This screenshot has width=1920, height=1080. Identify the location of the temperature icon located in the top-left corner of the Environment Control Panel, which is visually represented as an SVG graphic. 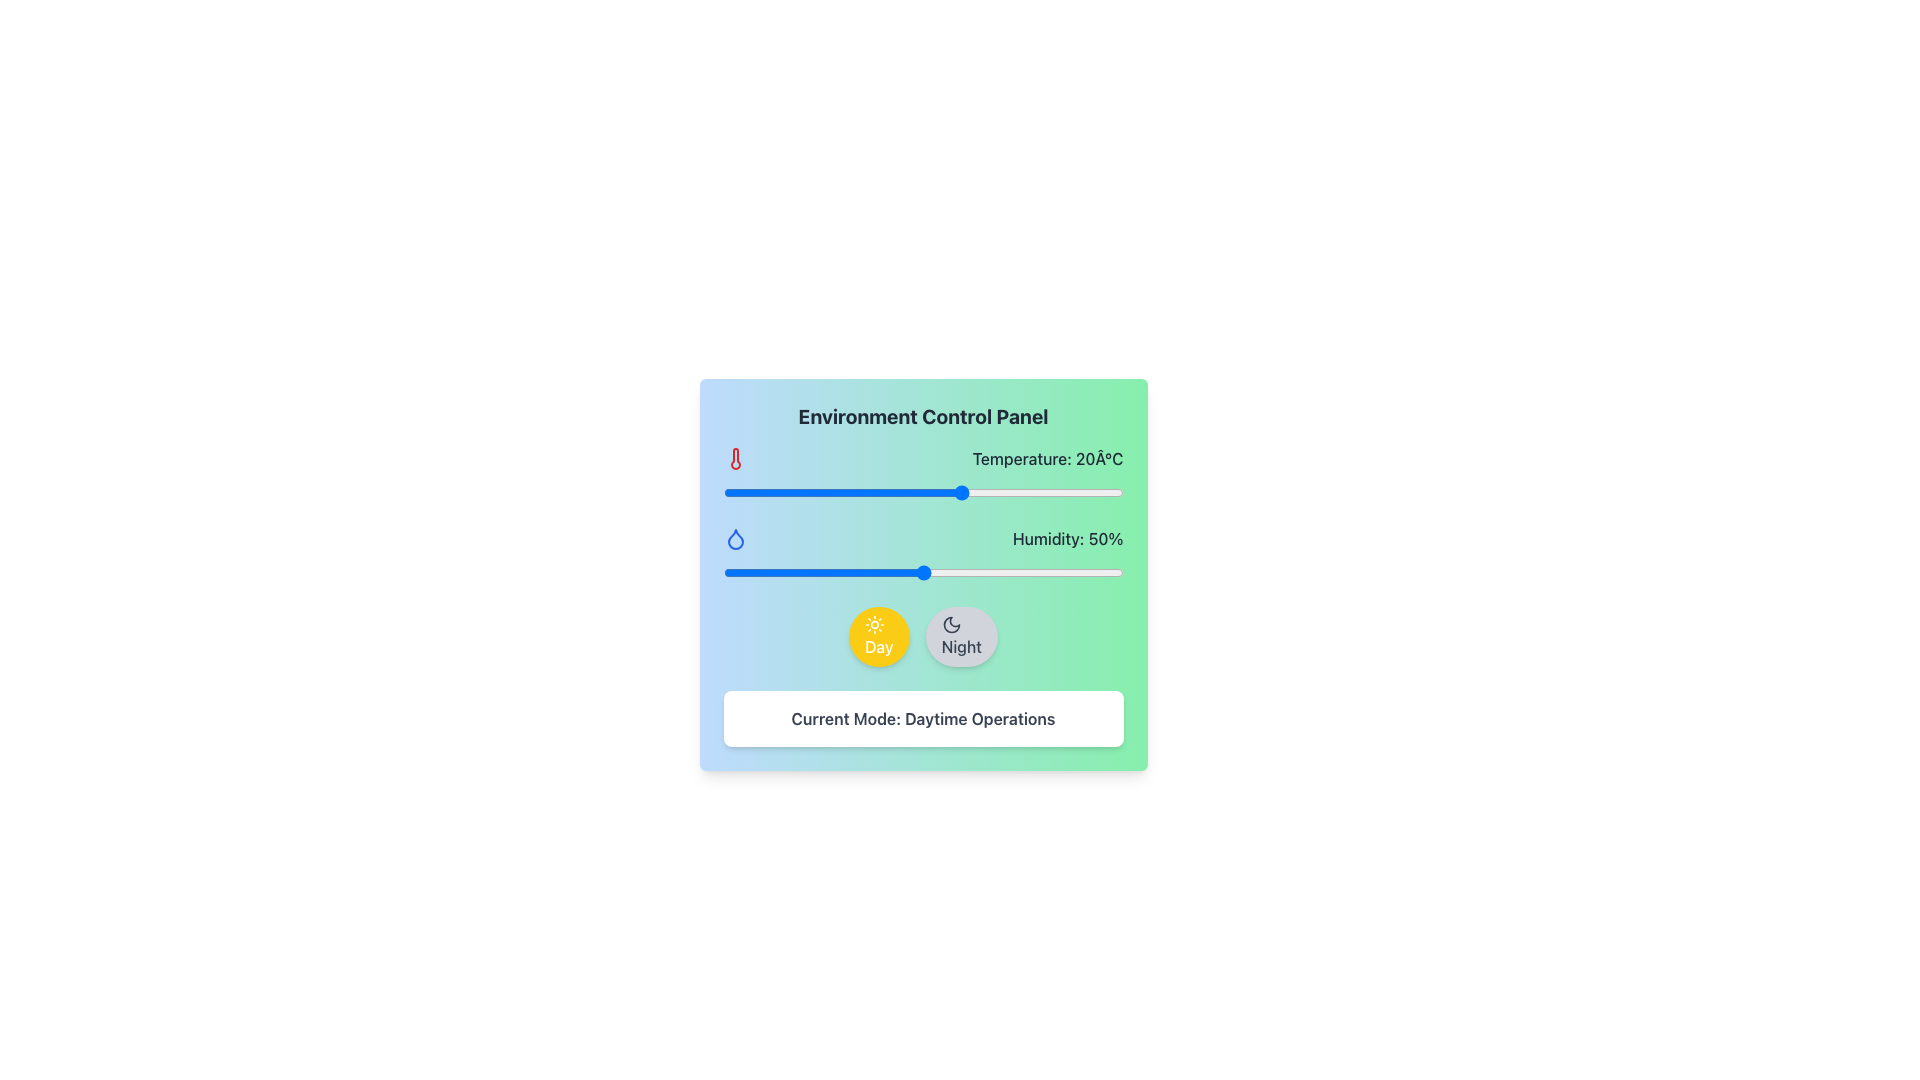
(734, 459).